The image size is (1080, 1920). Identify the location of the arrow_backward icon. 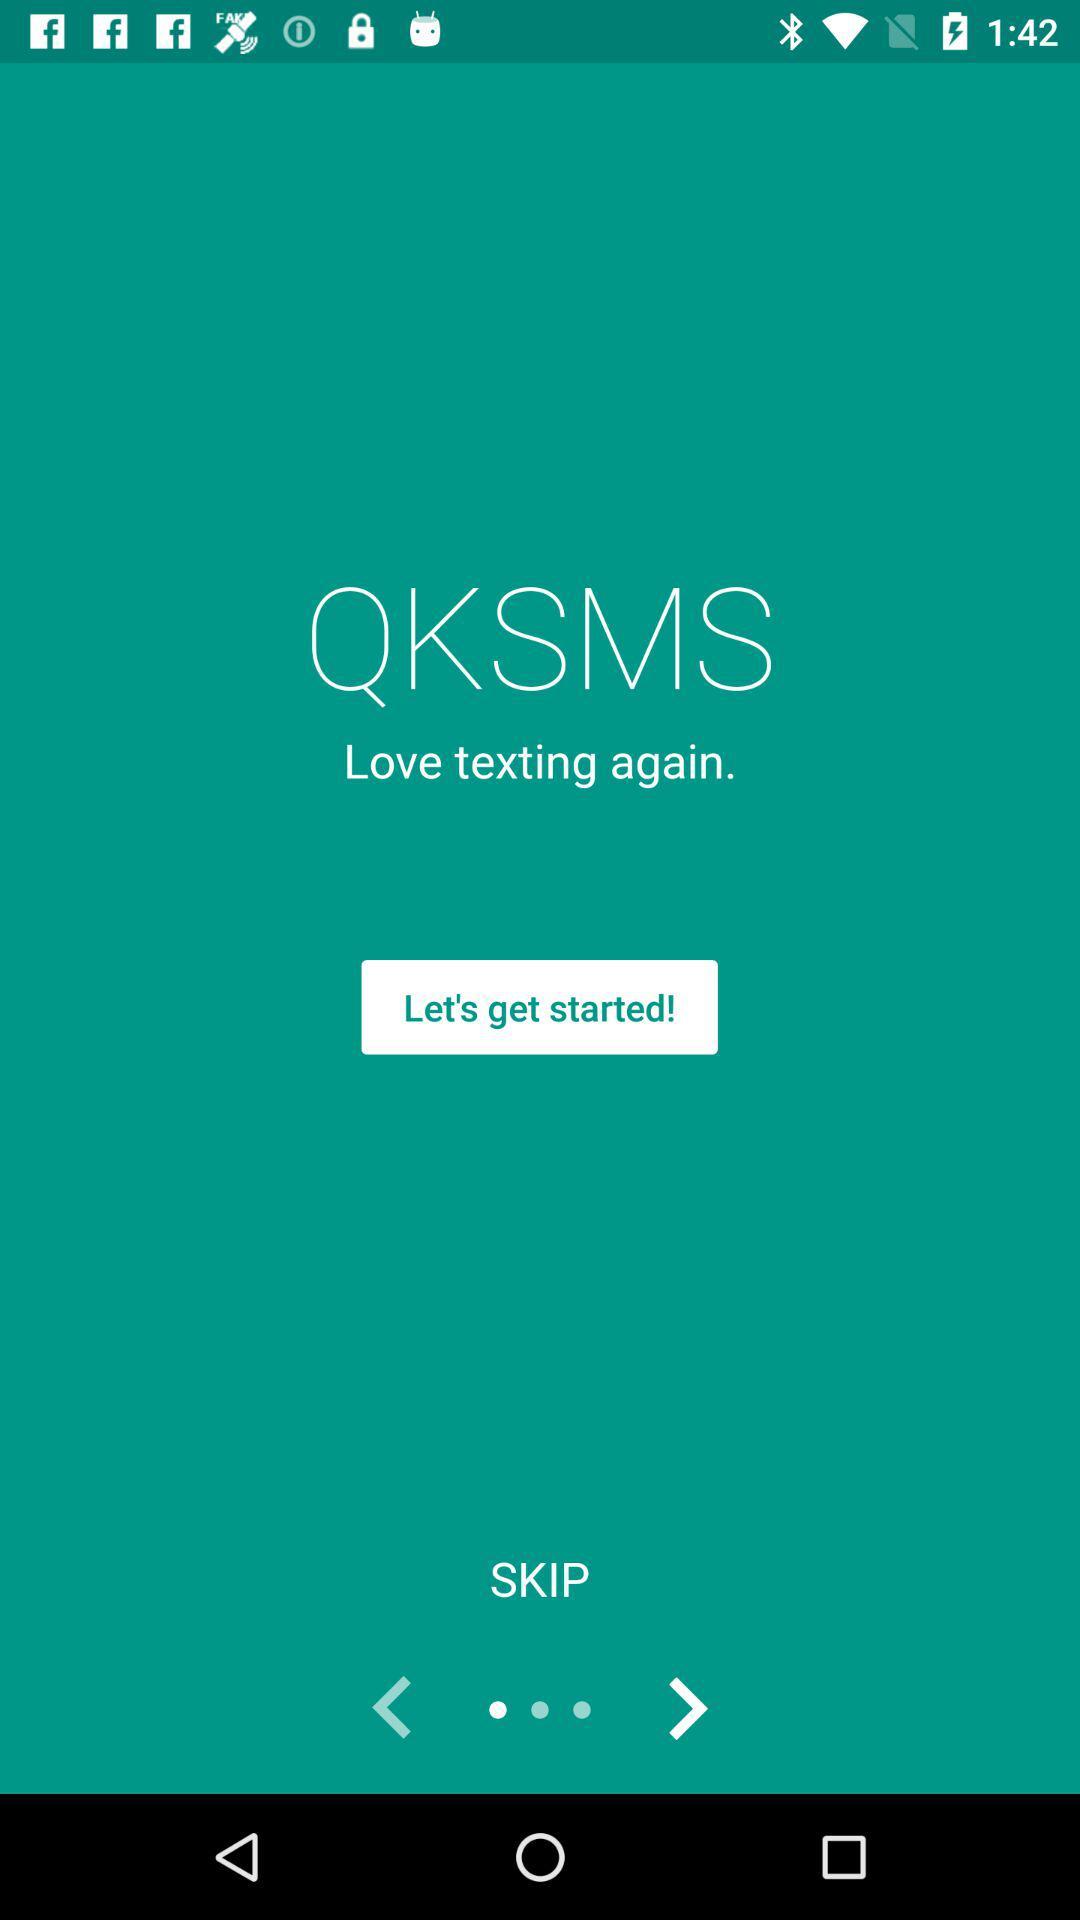
(393, 1708).